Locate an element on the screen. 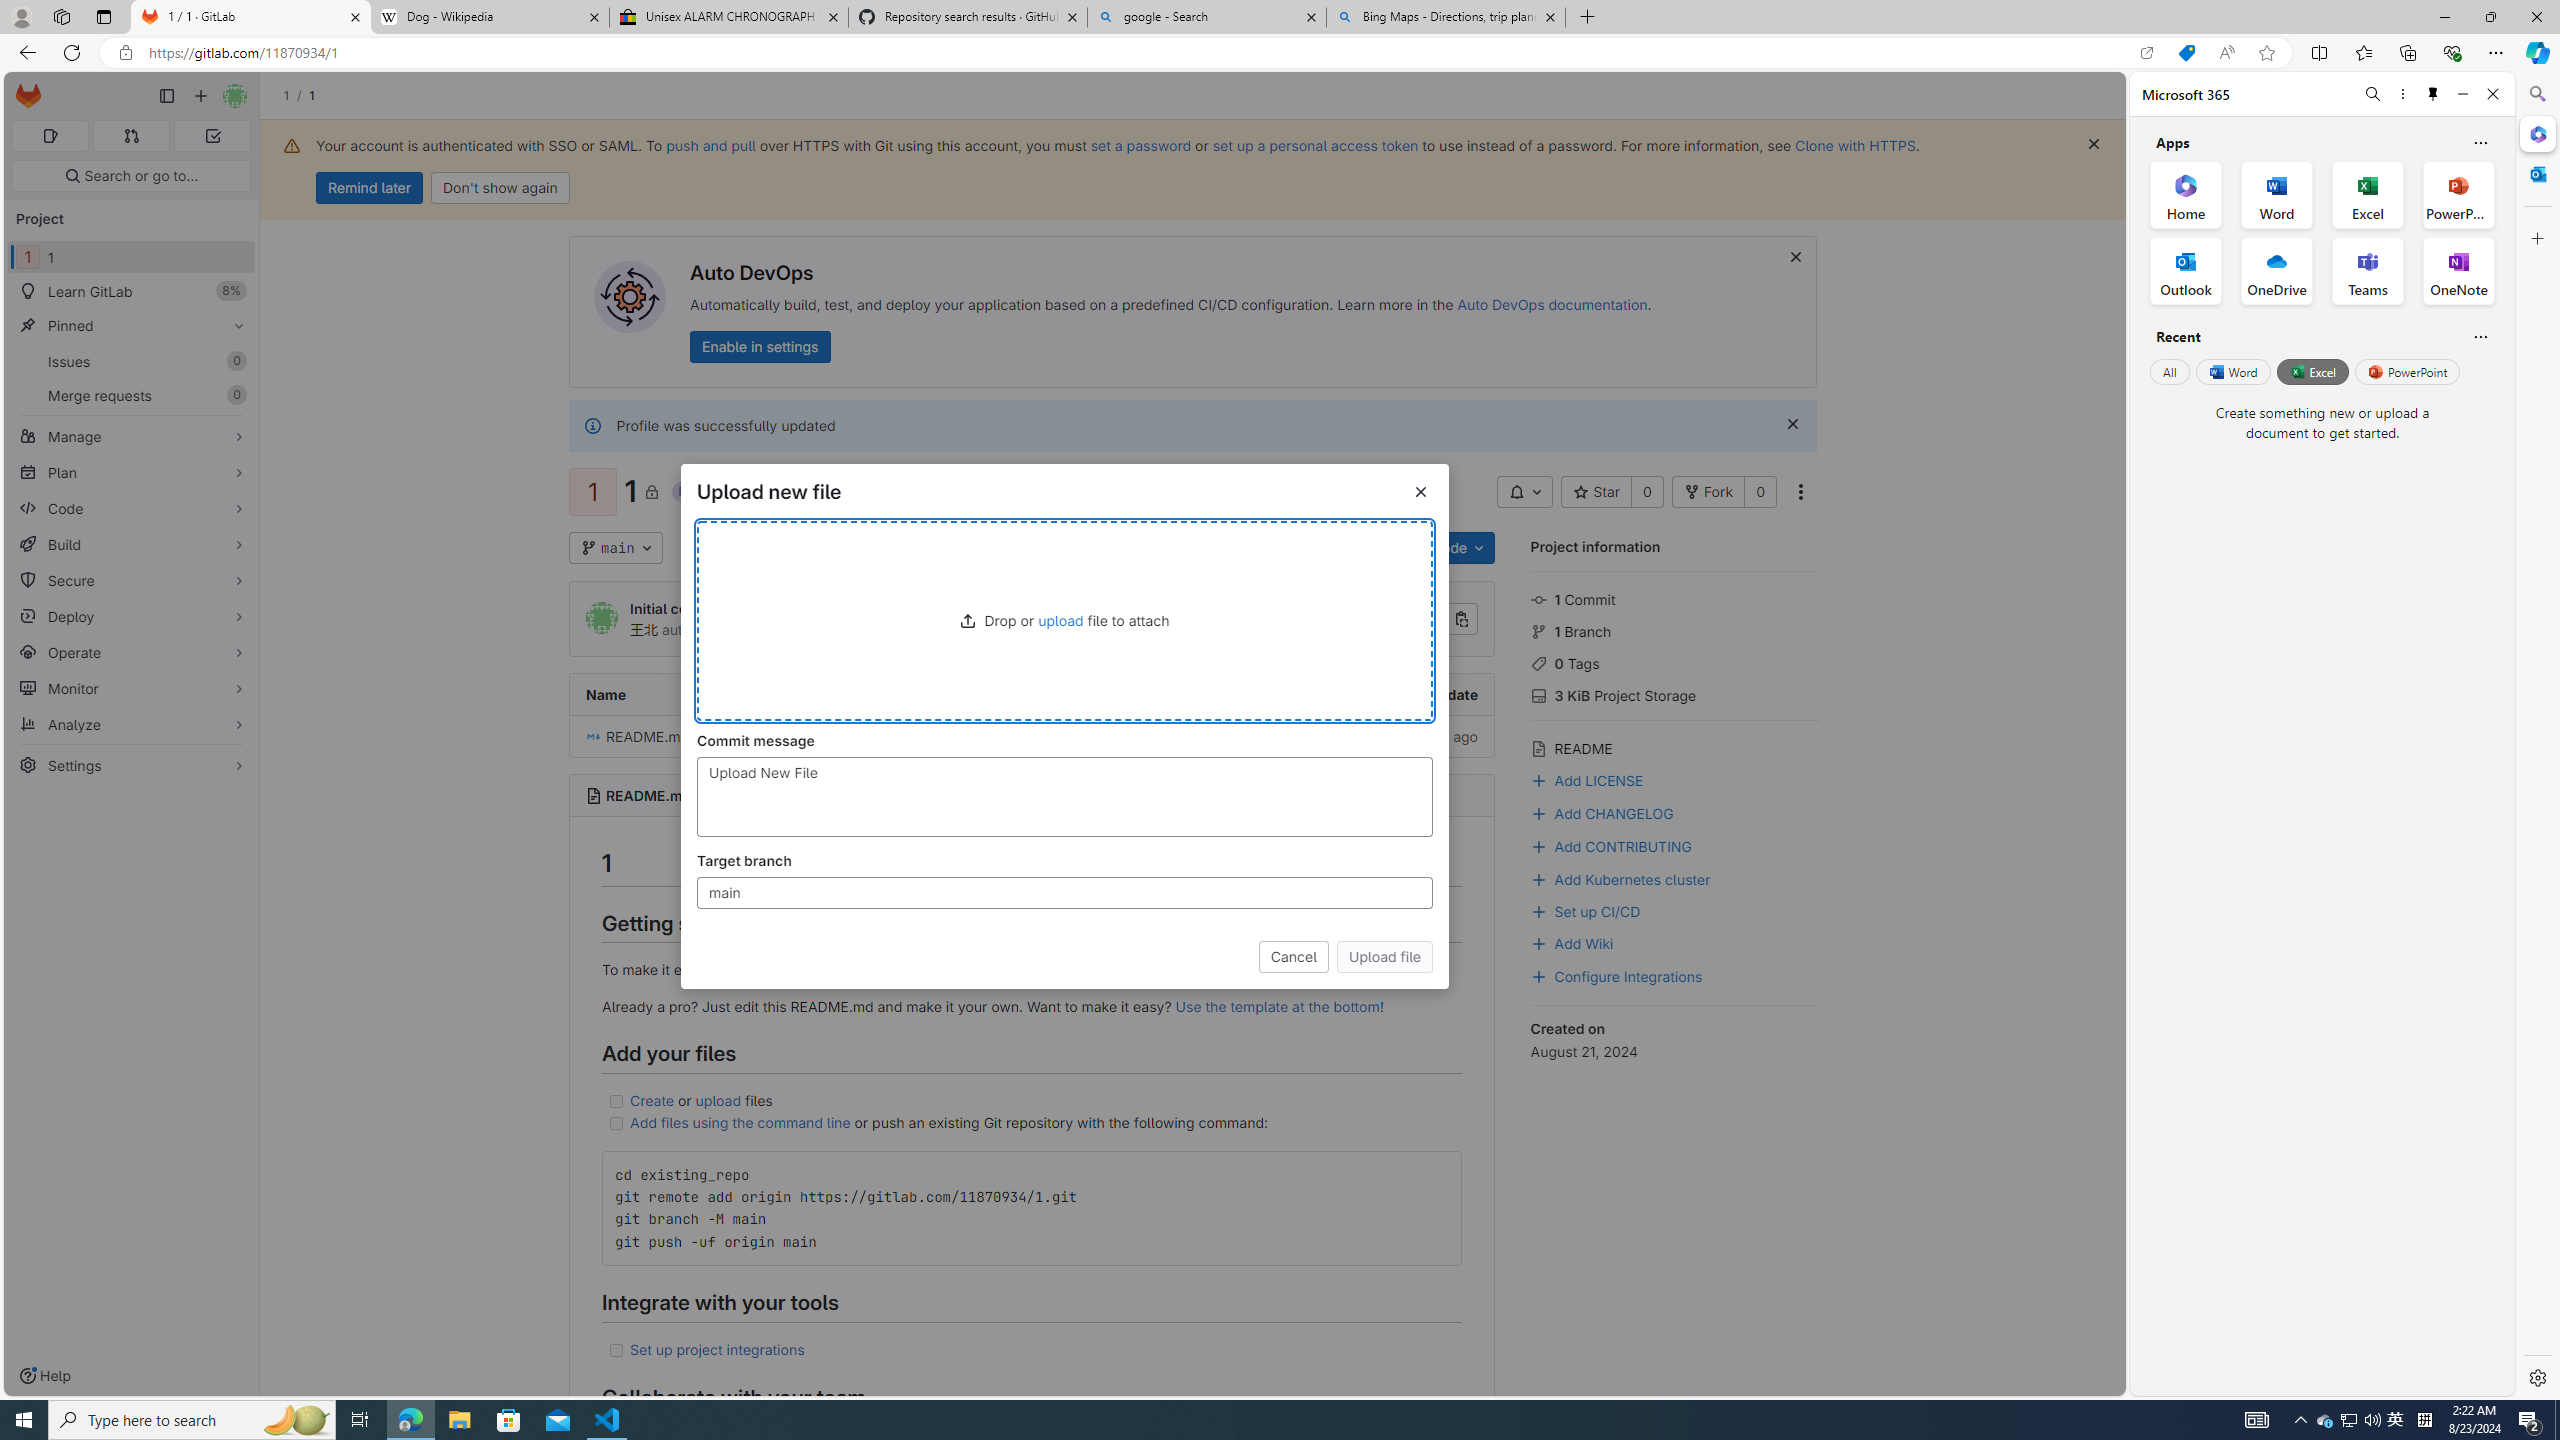 This screenshot has width=2560, height=1440. 'Outlook Office App' is located at coordinates (2185, 271).